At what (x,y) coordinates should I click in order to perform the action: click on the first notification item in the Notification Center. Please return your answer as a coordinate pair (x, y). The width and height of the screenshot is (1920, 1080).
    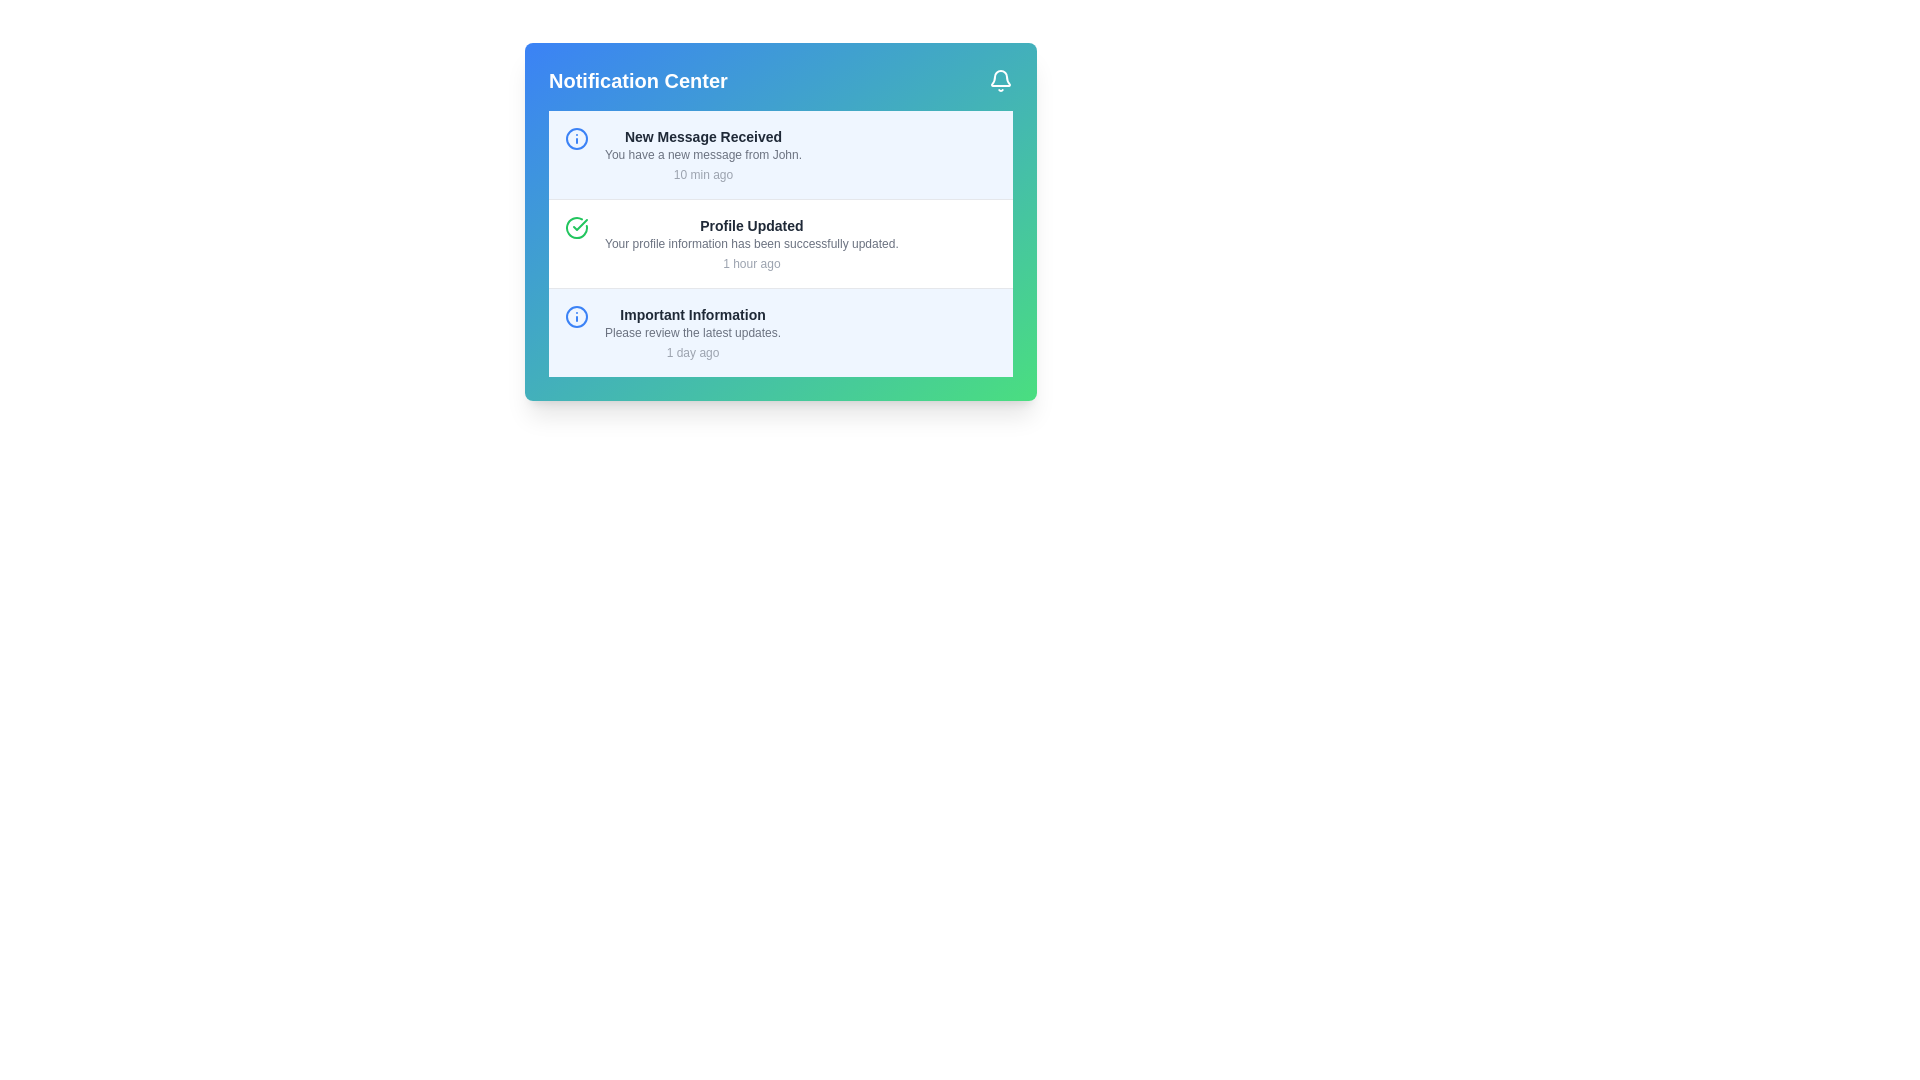
    Looking at the image, I should click on (780, 153).